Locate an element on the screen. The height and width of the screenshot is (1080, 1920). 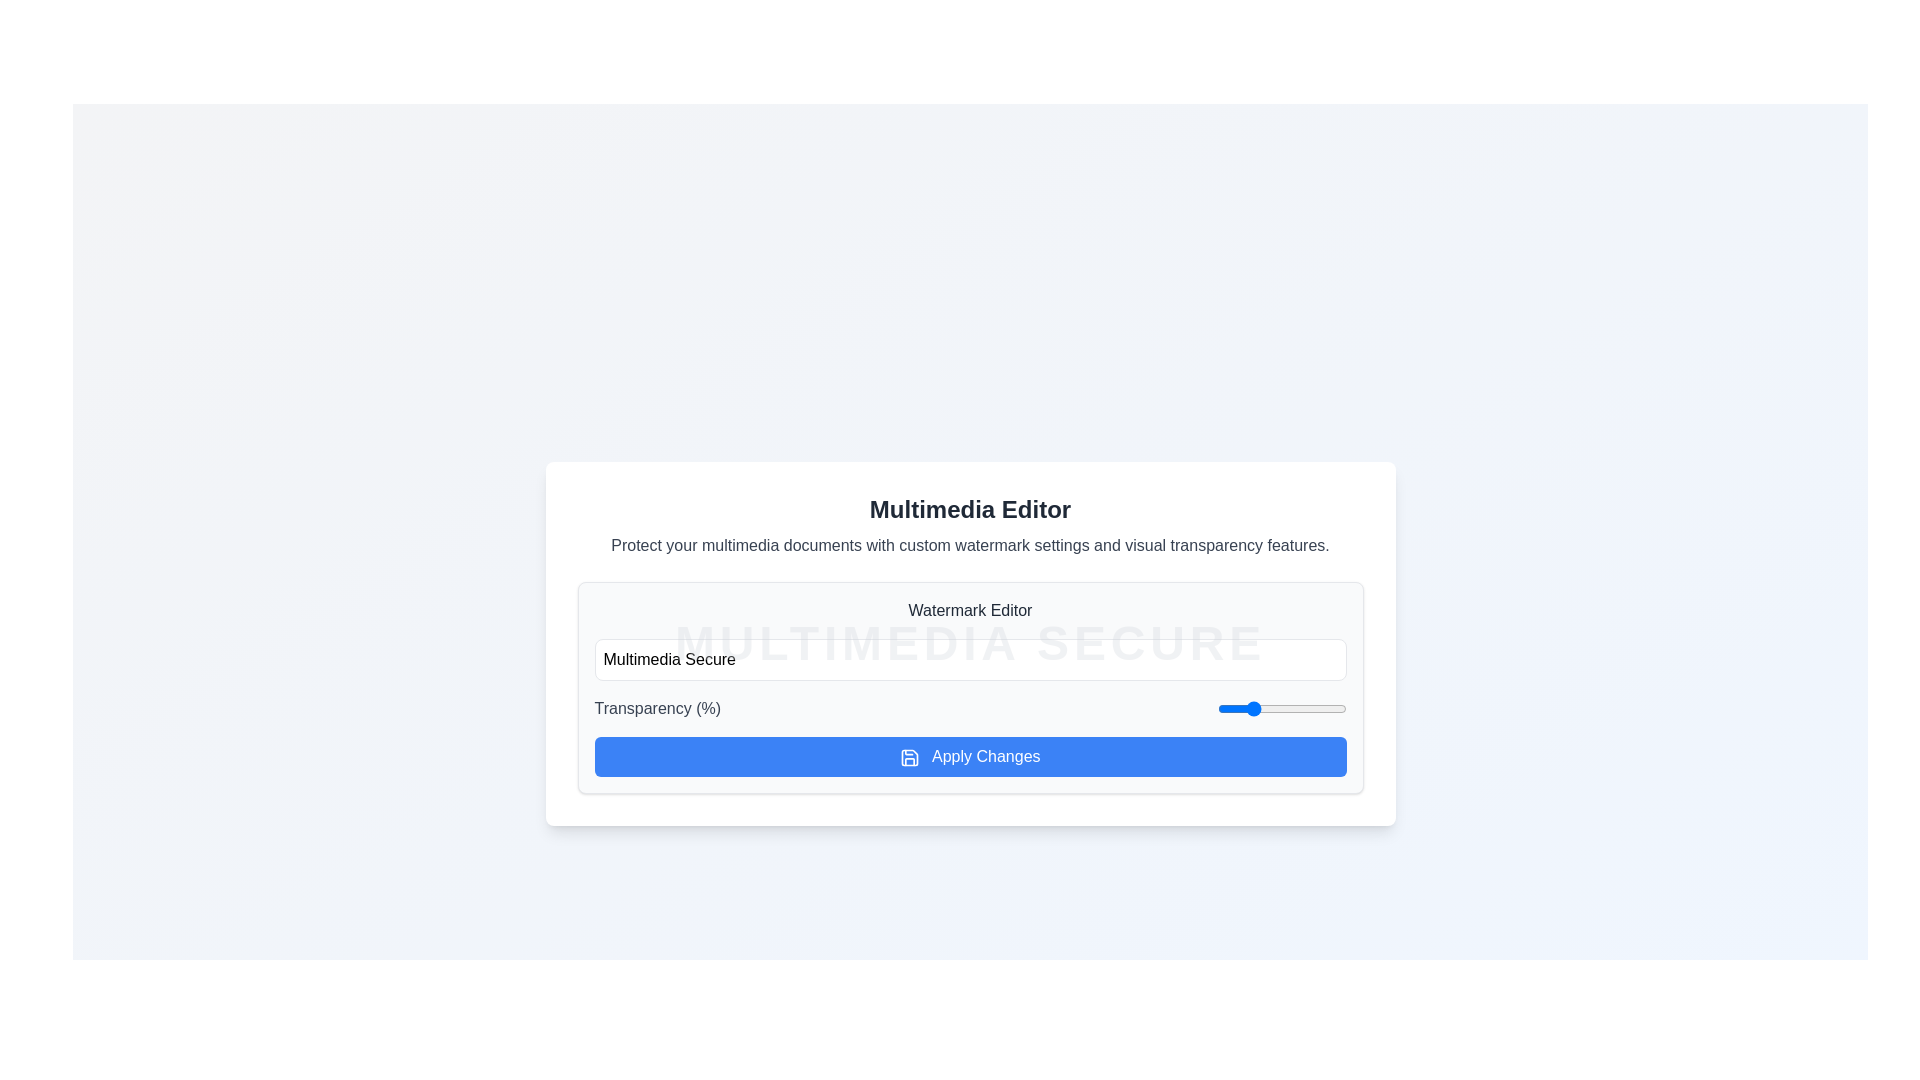
transparency is located at coordinates (1266, 708).